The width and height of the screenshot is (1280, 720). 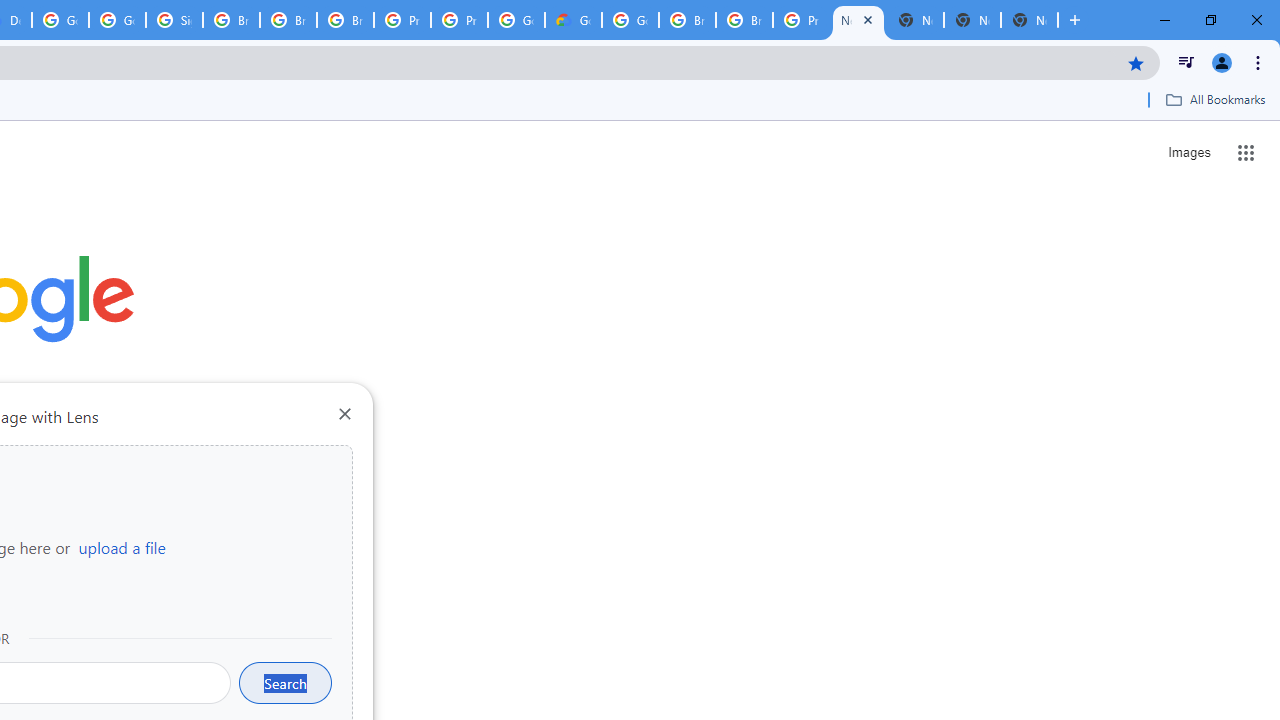 What do you see at coordinates (284, 681) in the screenshot?
I see `'Search'` at bounding box center [284, 681].